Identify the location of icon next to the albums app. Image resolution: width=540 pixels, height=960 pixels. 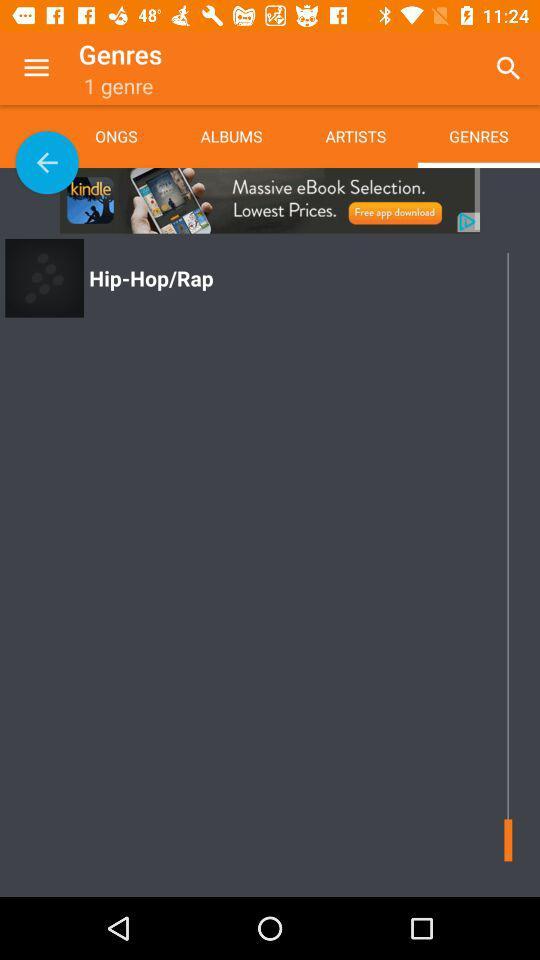
(354, 135).